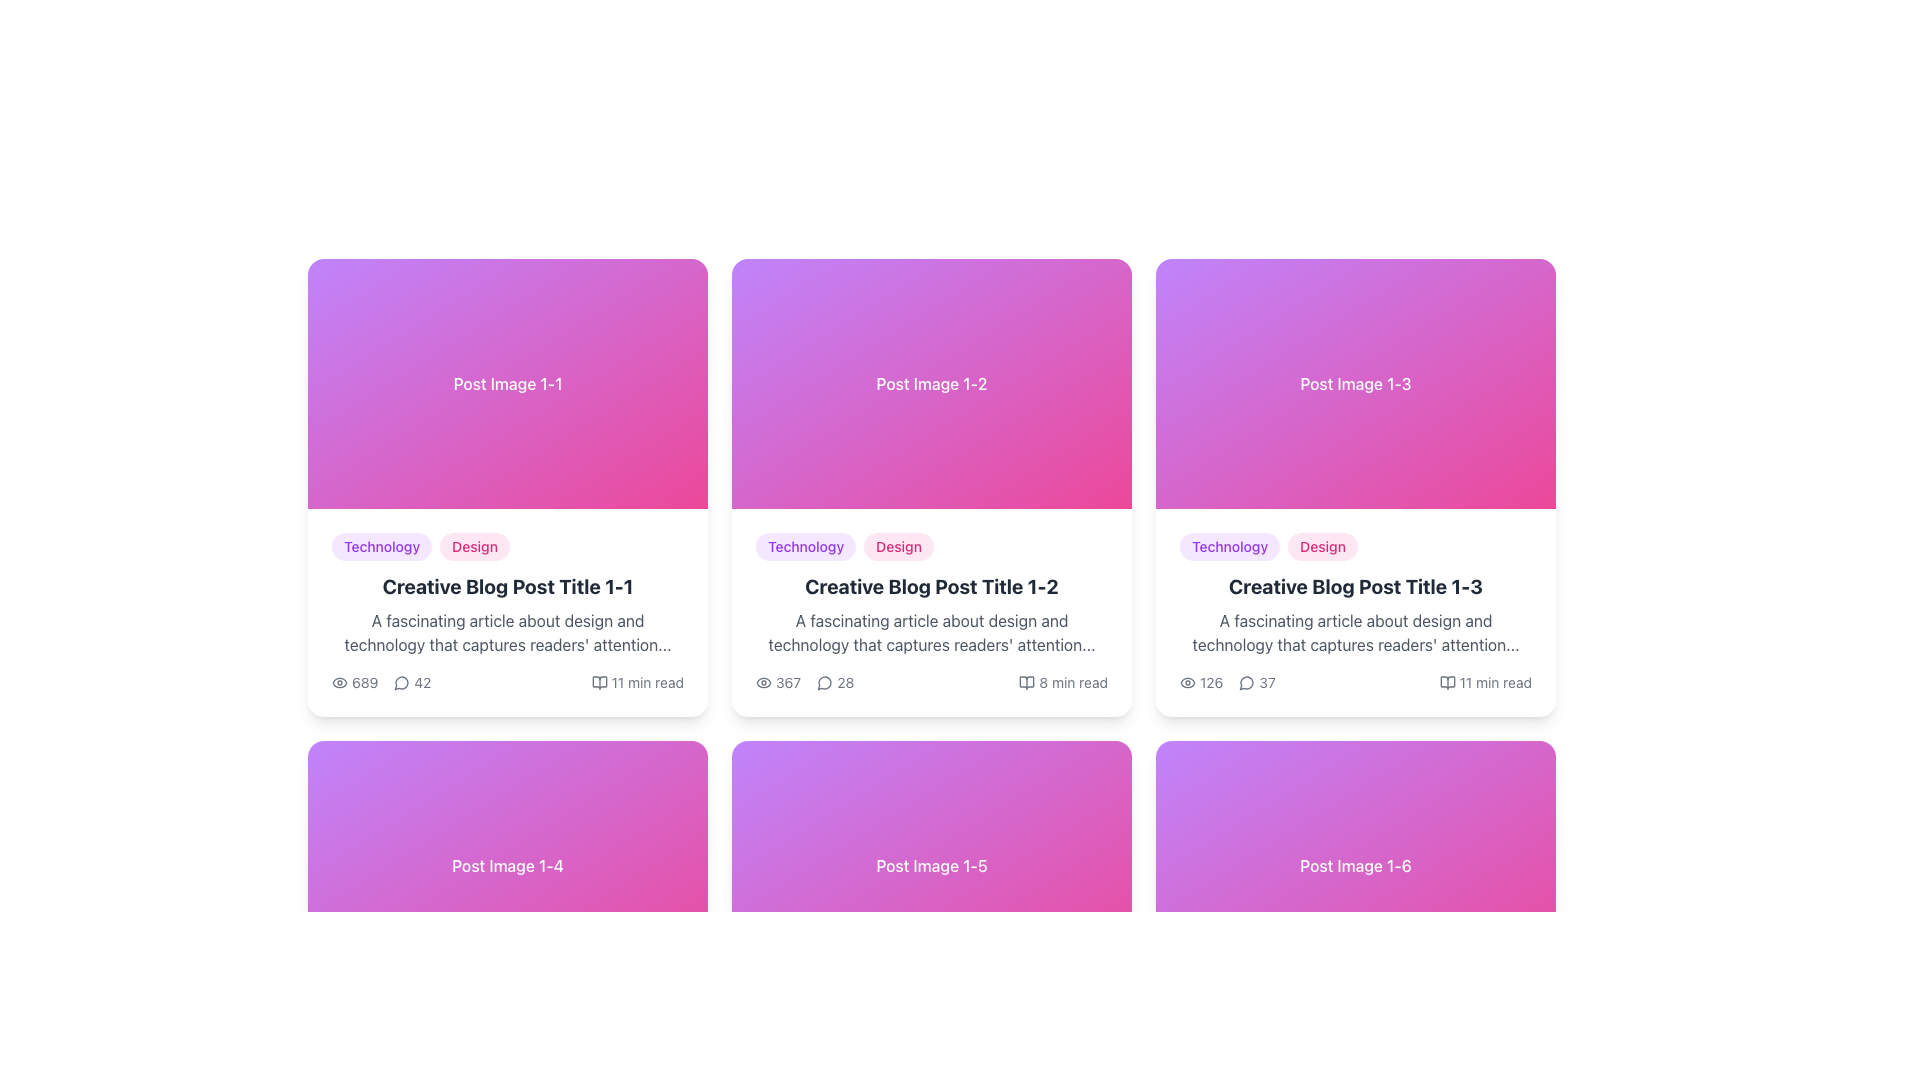 The image size is (1920, 1080). What do you see at coordinates (930, 585) in the screenshot?
I see `the bold title text labeled 'Creative Blog Post Title 1-2'` at bounding box center [930, 585].